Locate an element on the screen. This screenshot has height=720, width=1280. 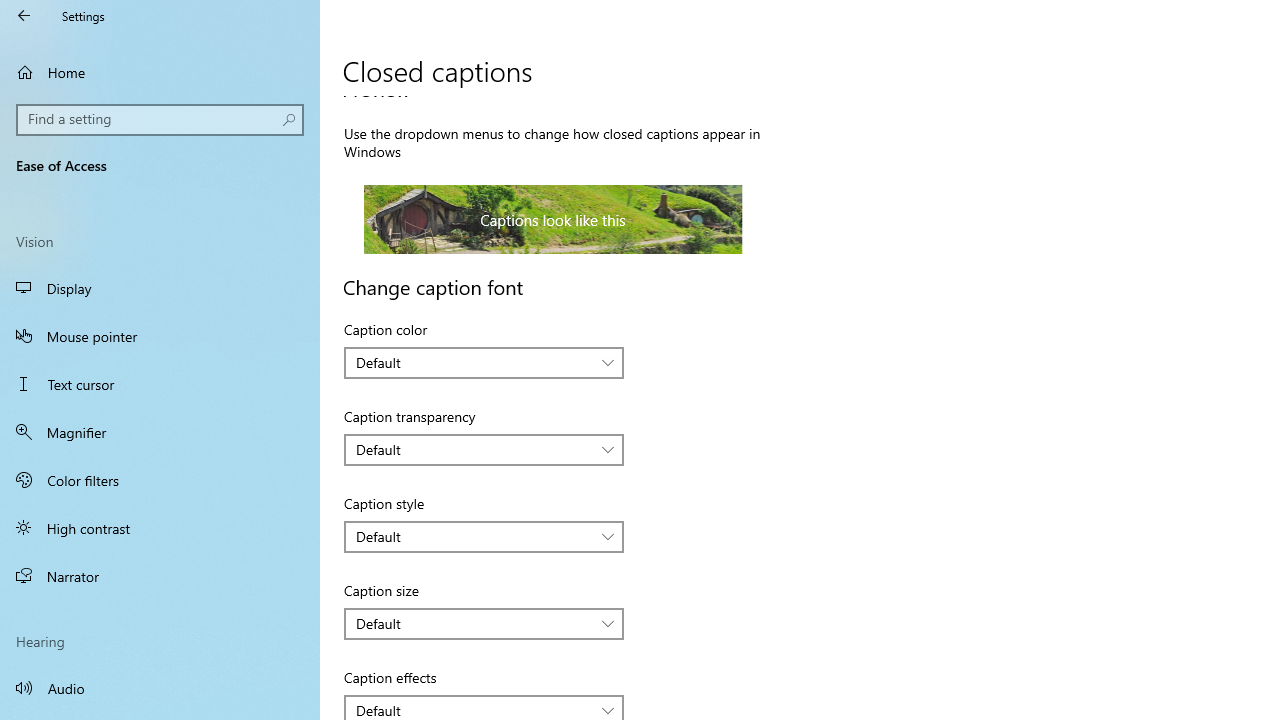
'Narrator' is located at coordinates (160, 576).